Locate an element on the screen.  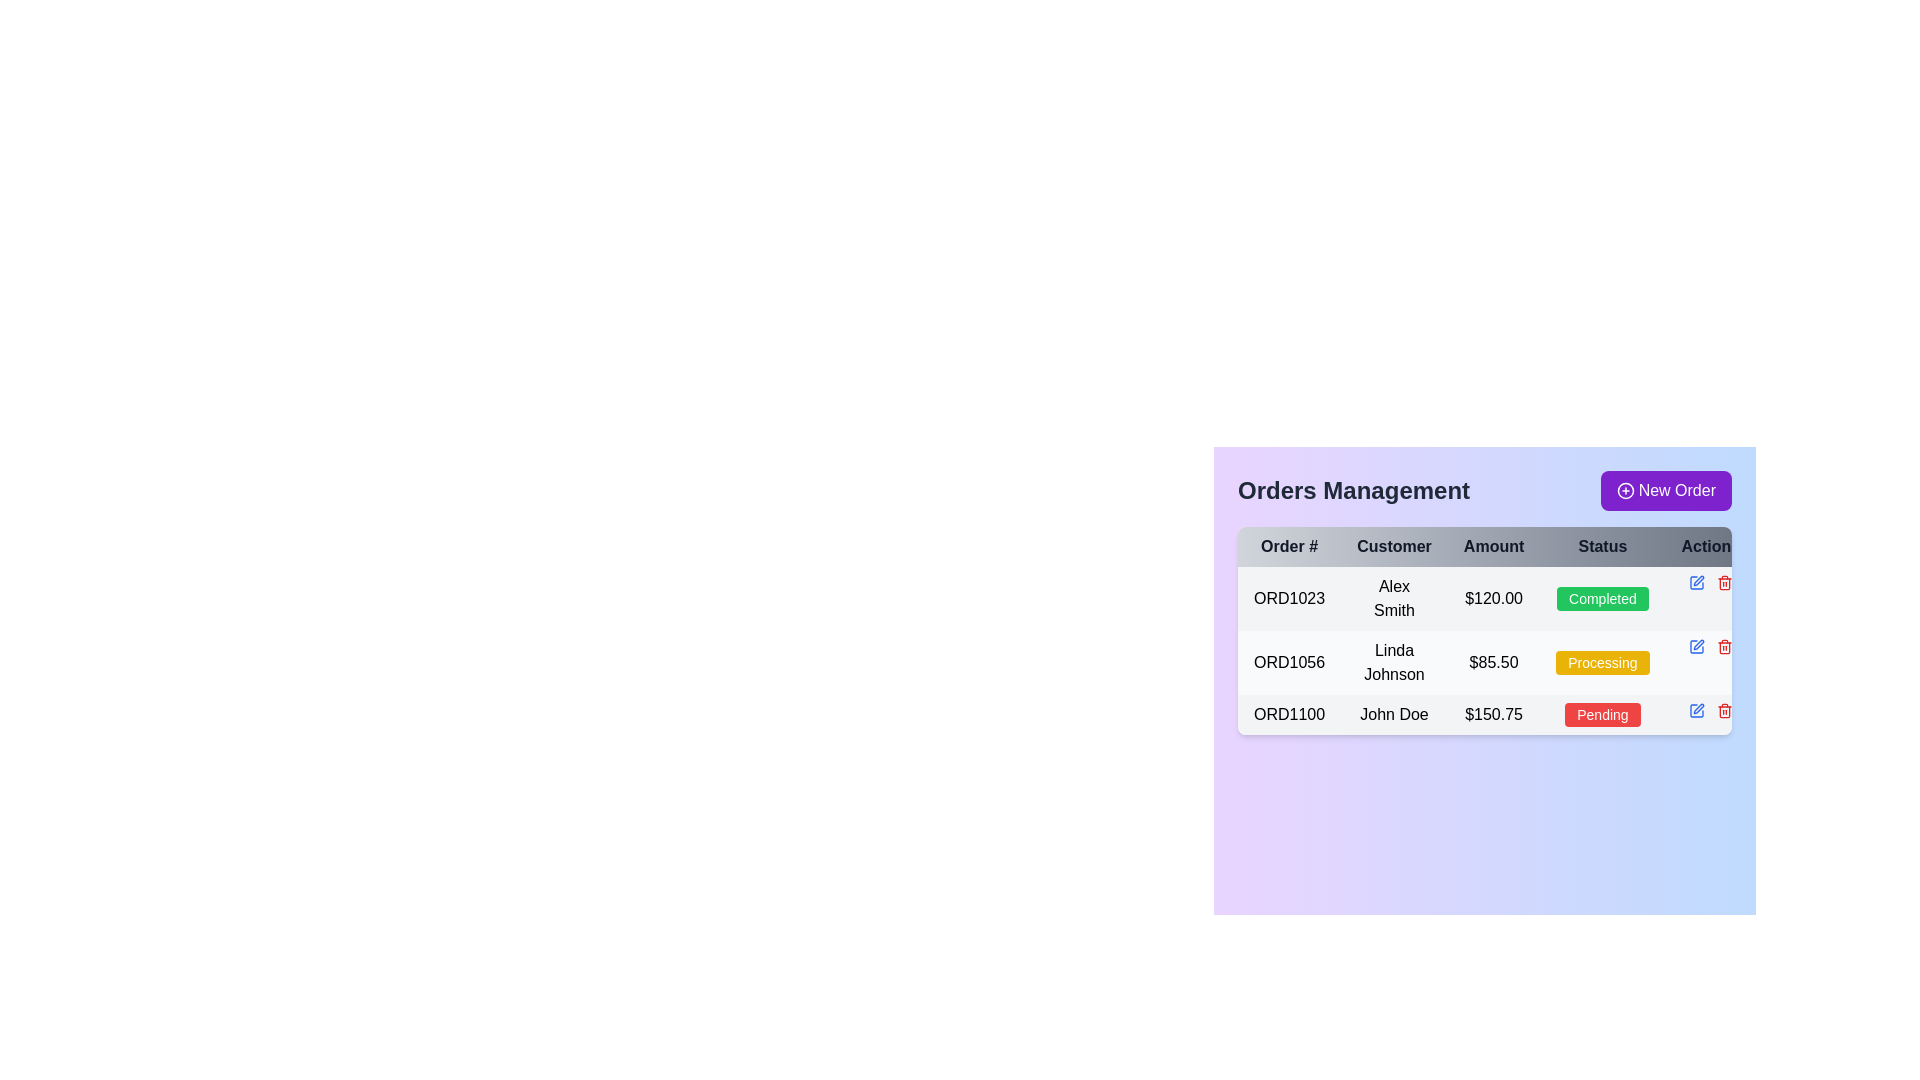
the static text element displaying 'ORD1056' in black on a white background, located in the first cell of the second row of the Orders Management table is located at coordinates (1289, 663).